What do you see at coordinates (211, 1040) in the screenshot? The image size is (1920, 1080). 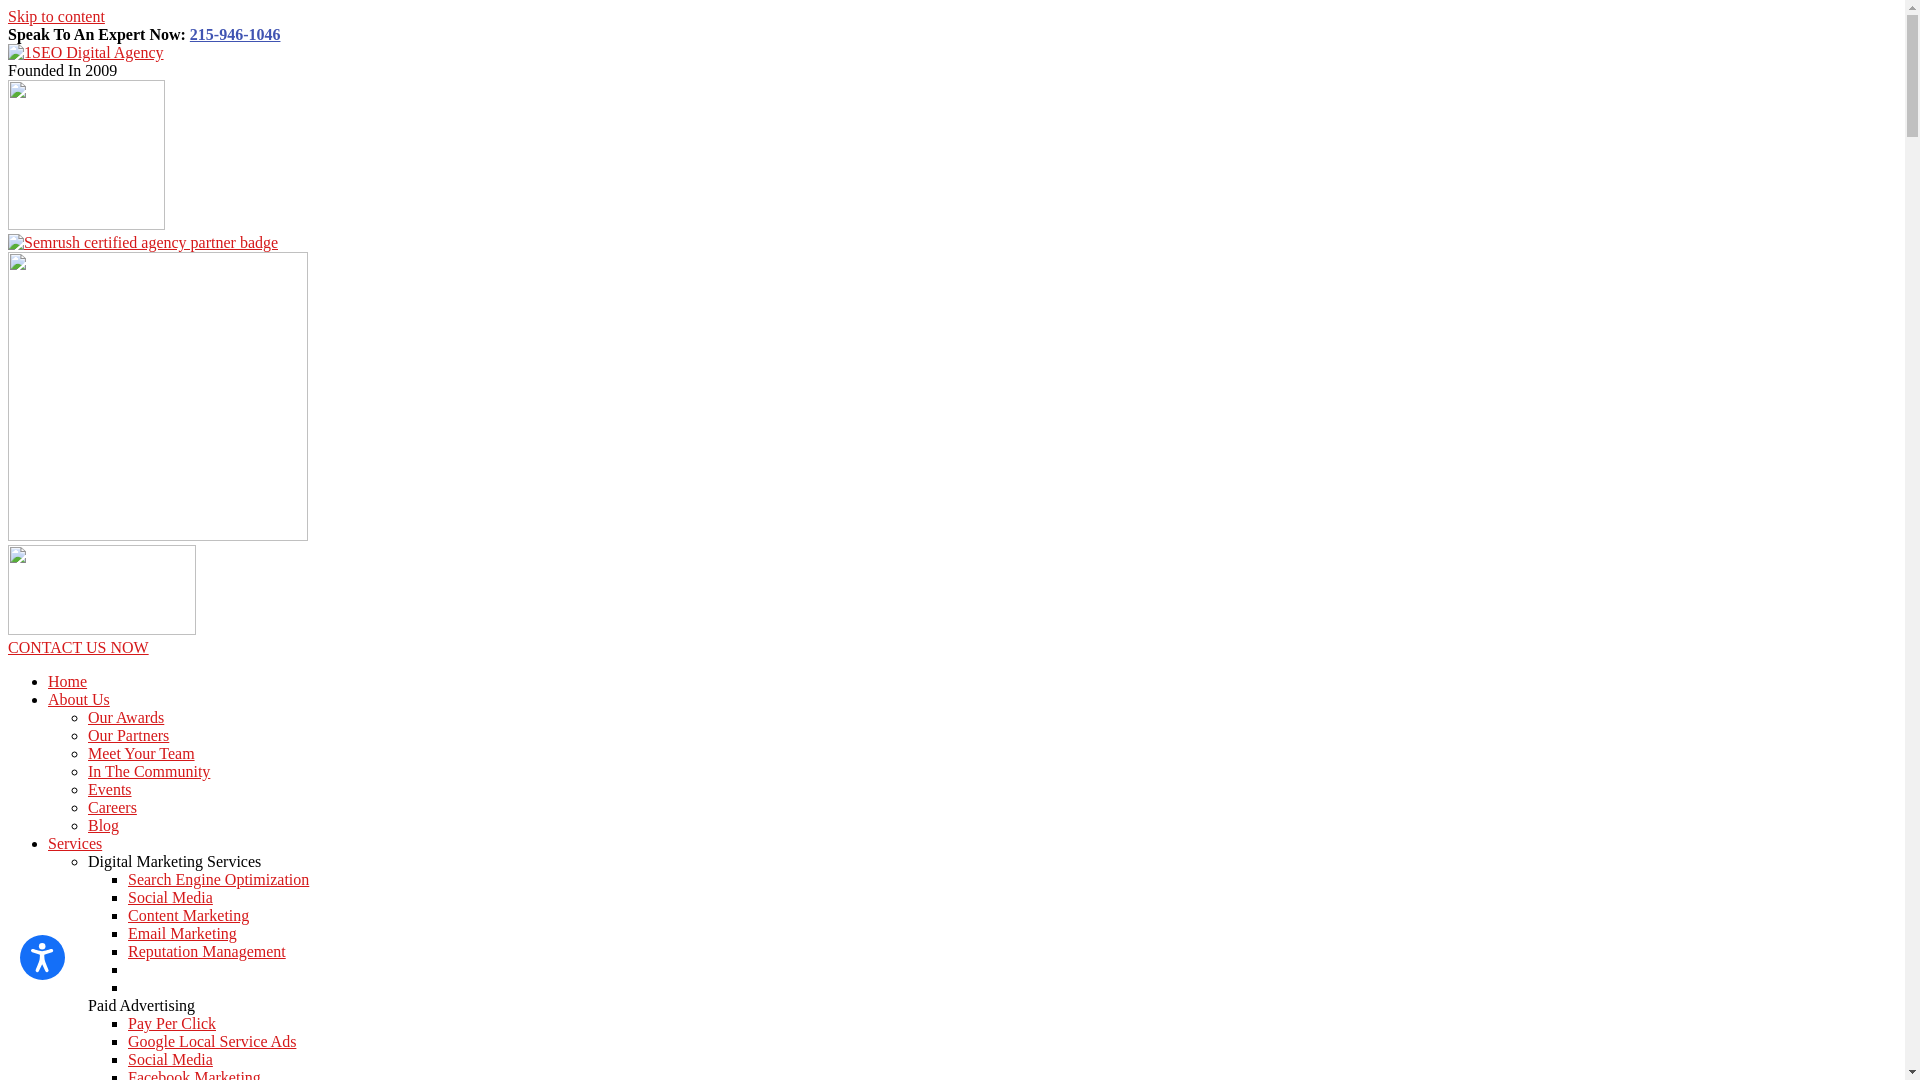 I see `'Google Local Service Ads'` at bounding box center [211, 1040].